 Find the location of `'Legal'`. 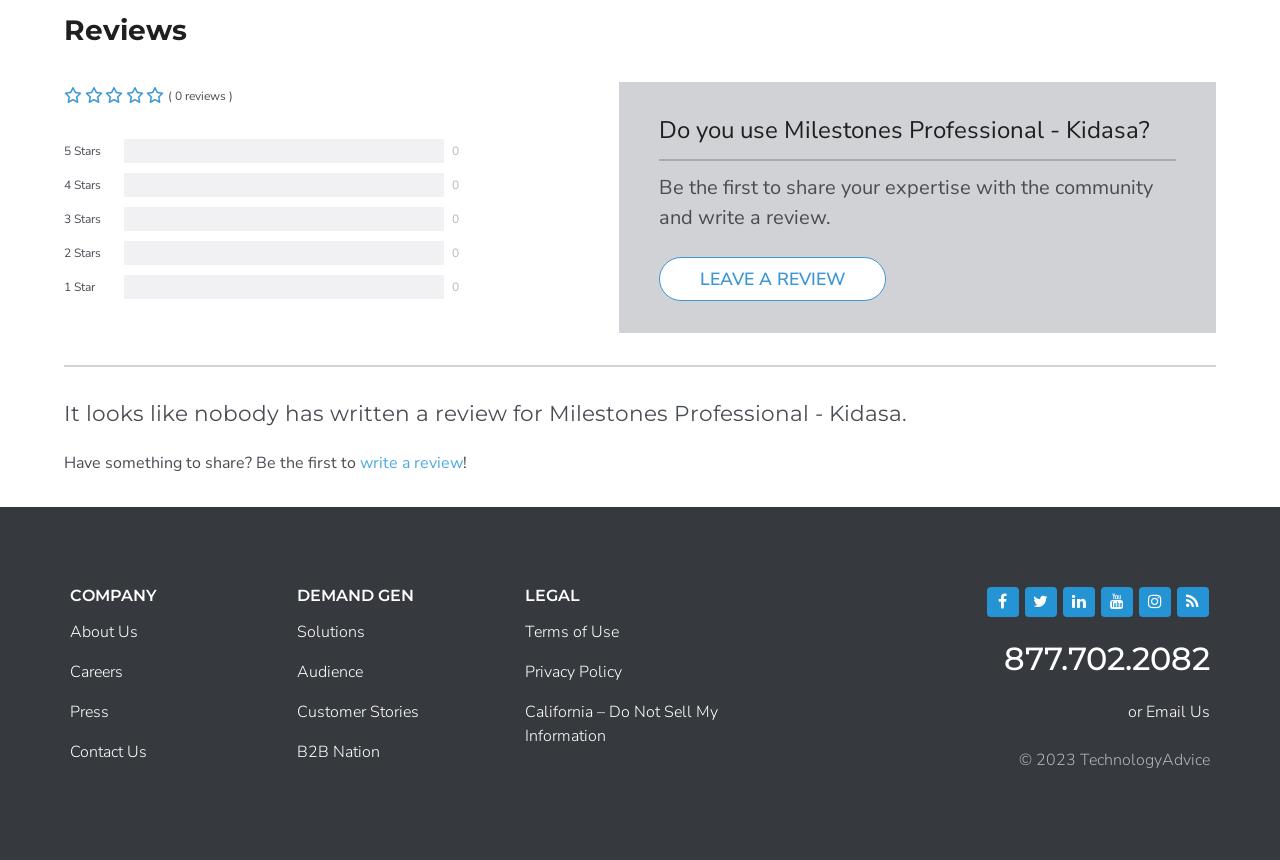

'Legal' is located at coordinates (551, 593).